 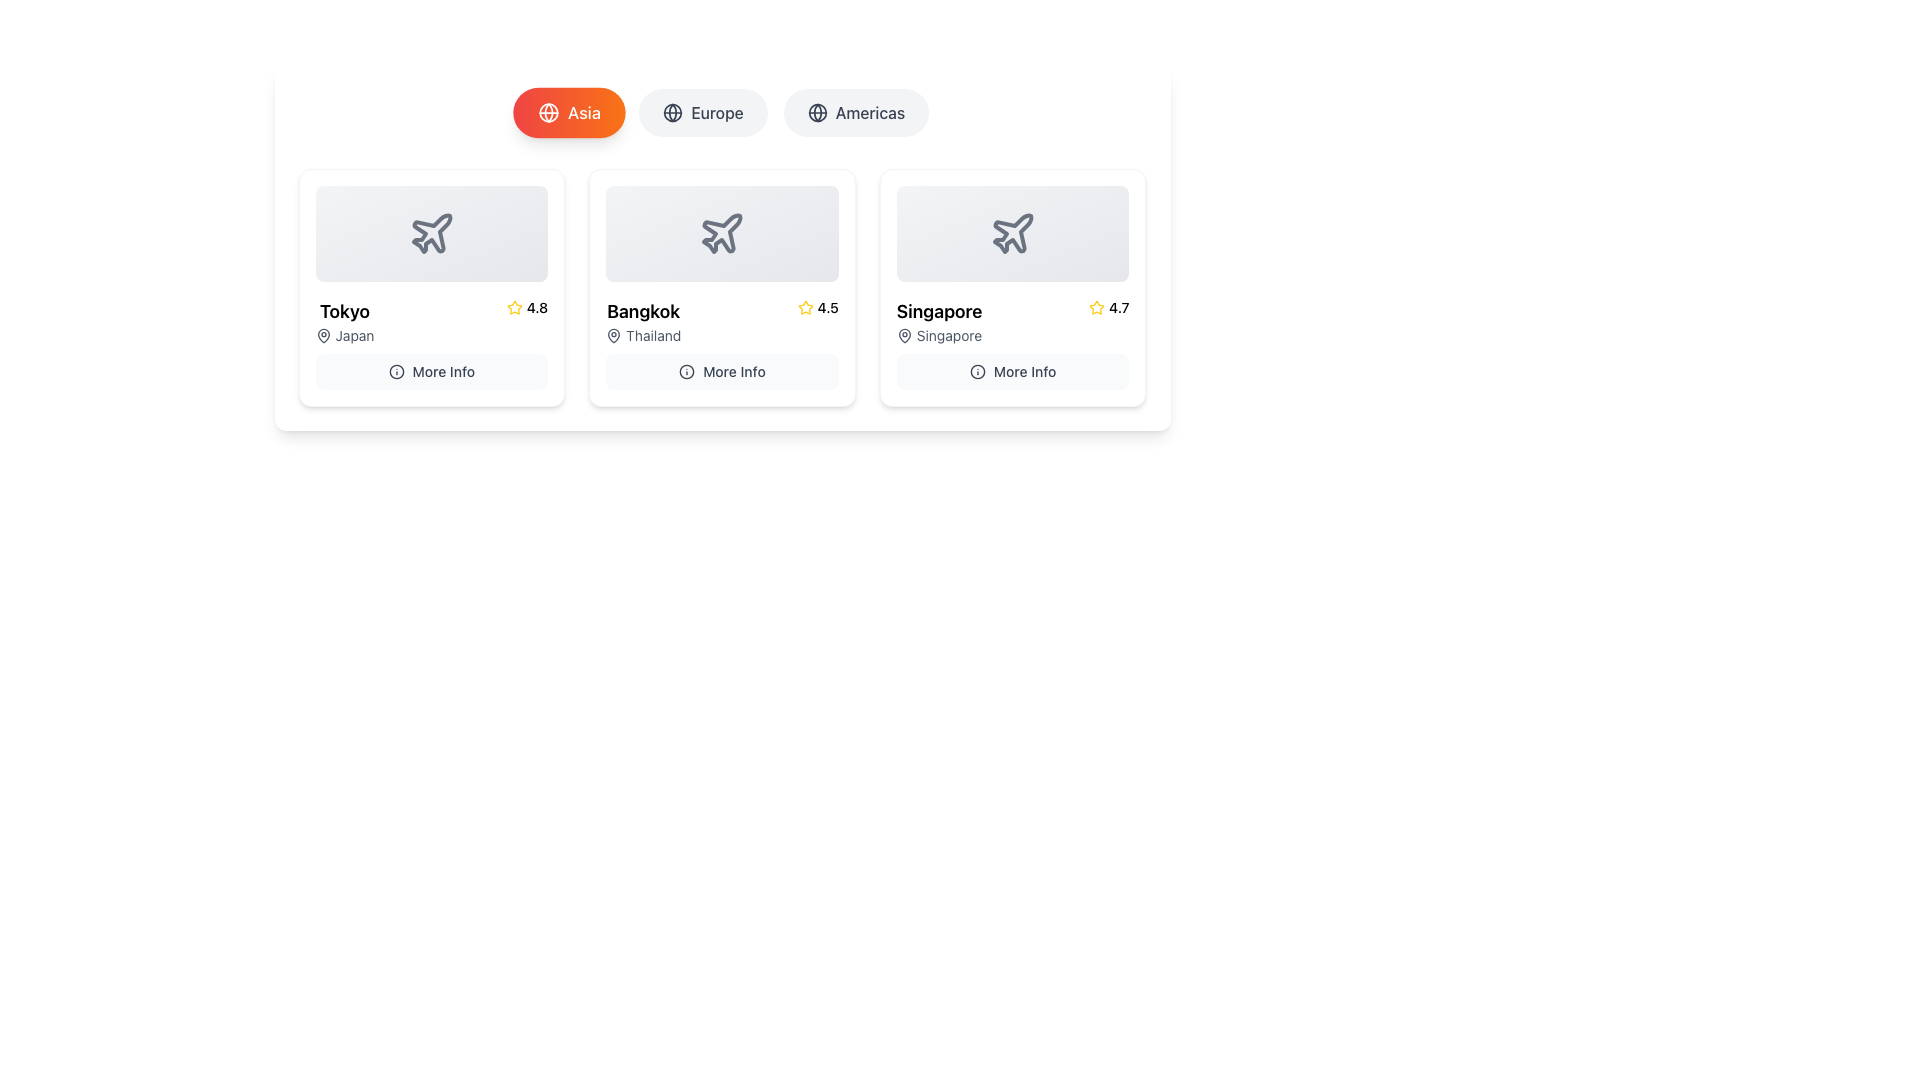 I want to click on the button that serves as a navigation or filtering option, so click(x=856, y=112).